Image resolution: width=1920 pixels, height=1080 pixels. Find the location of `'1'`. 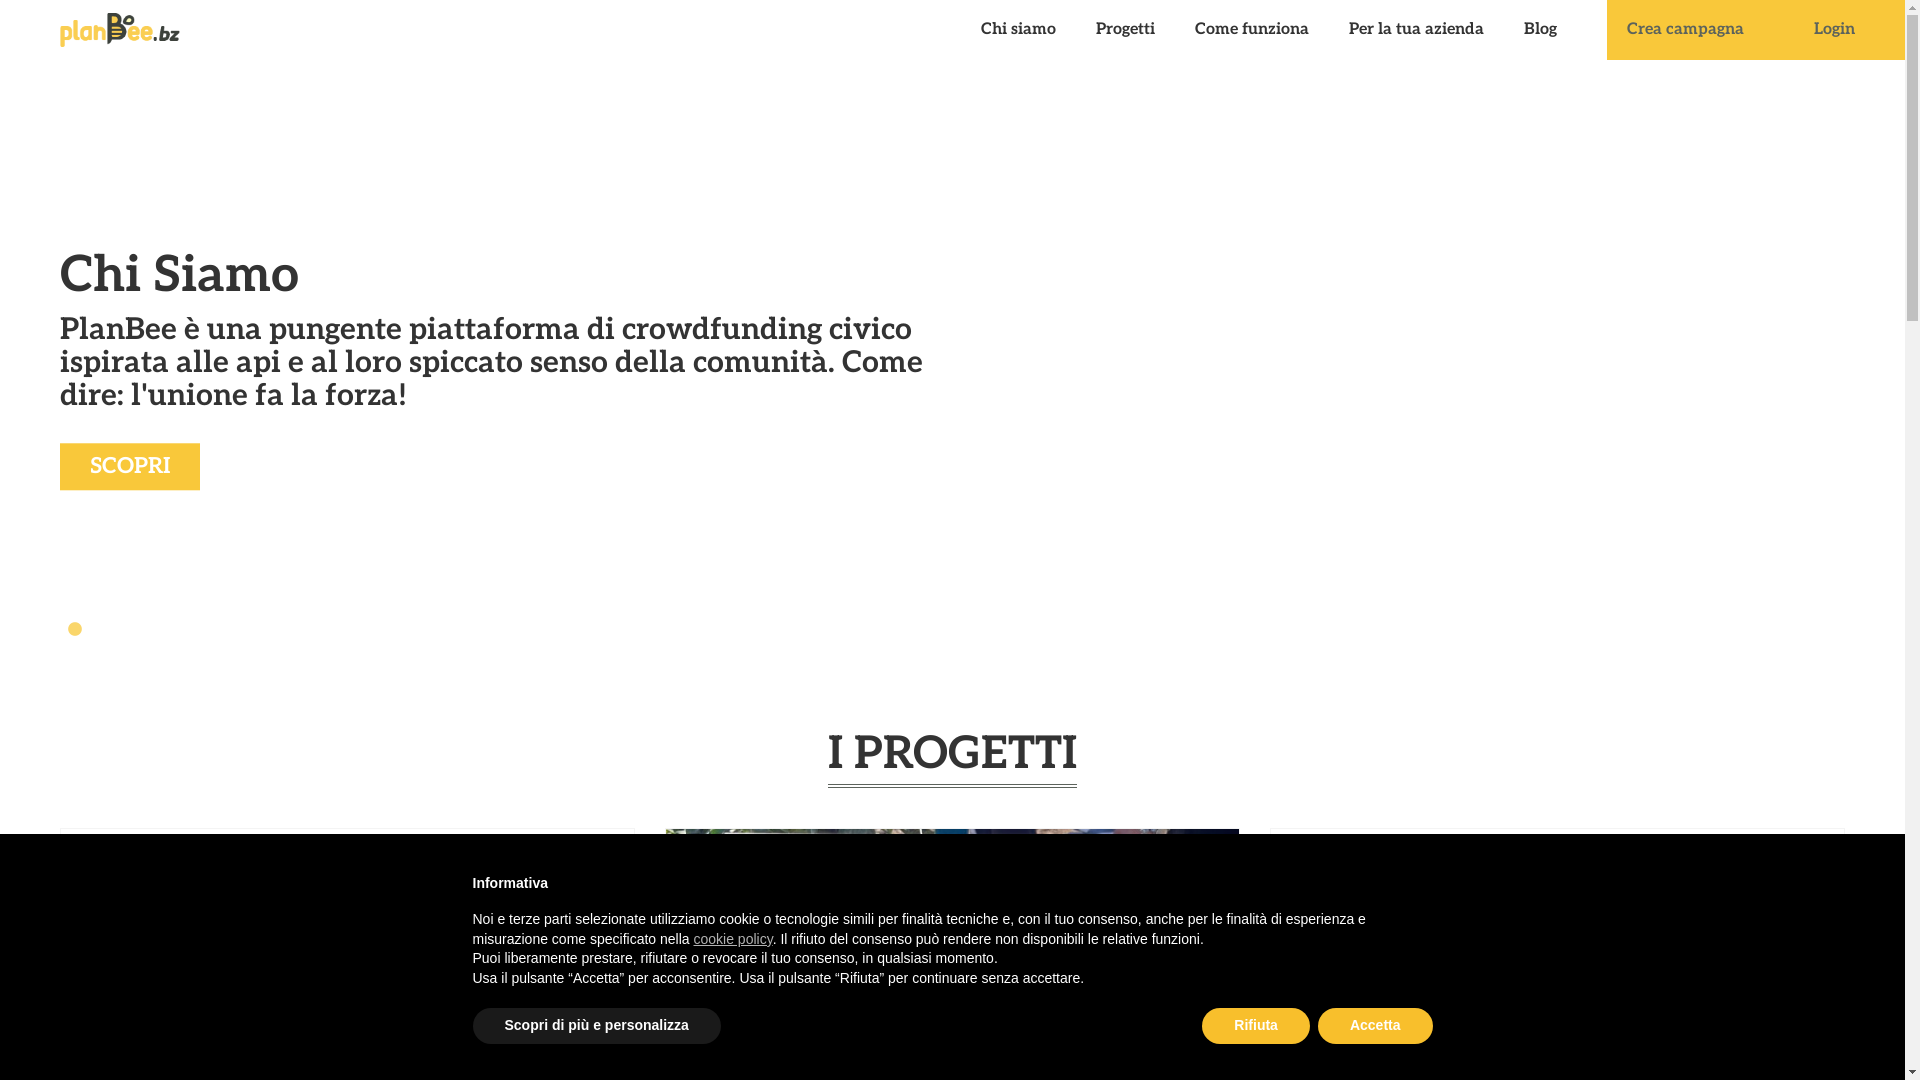

'1' is located at coordinates (65, 628).